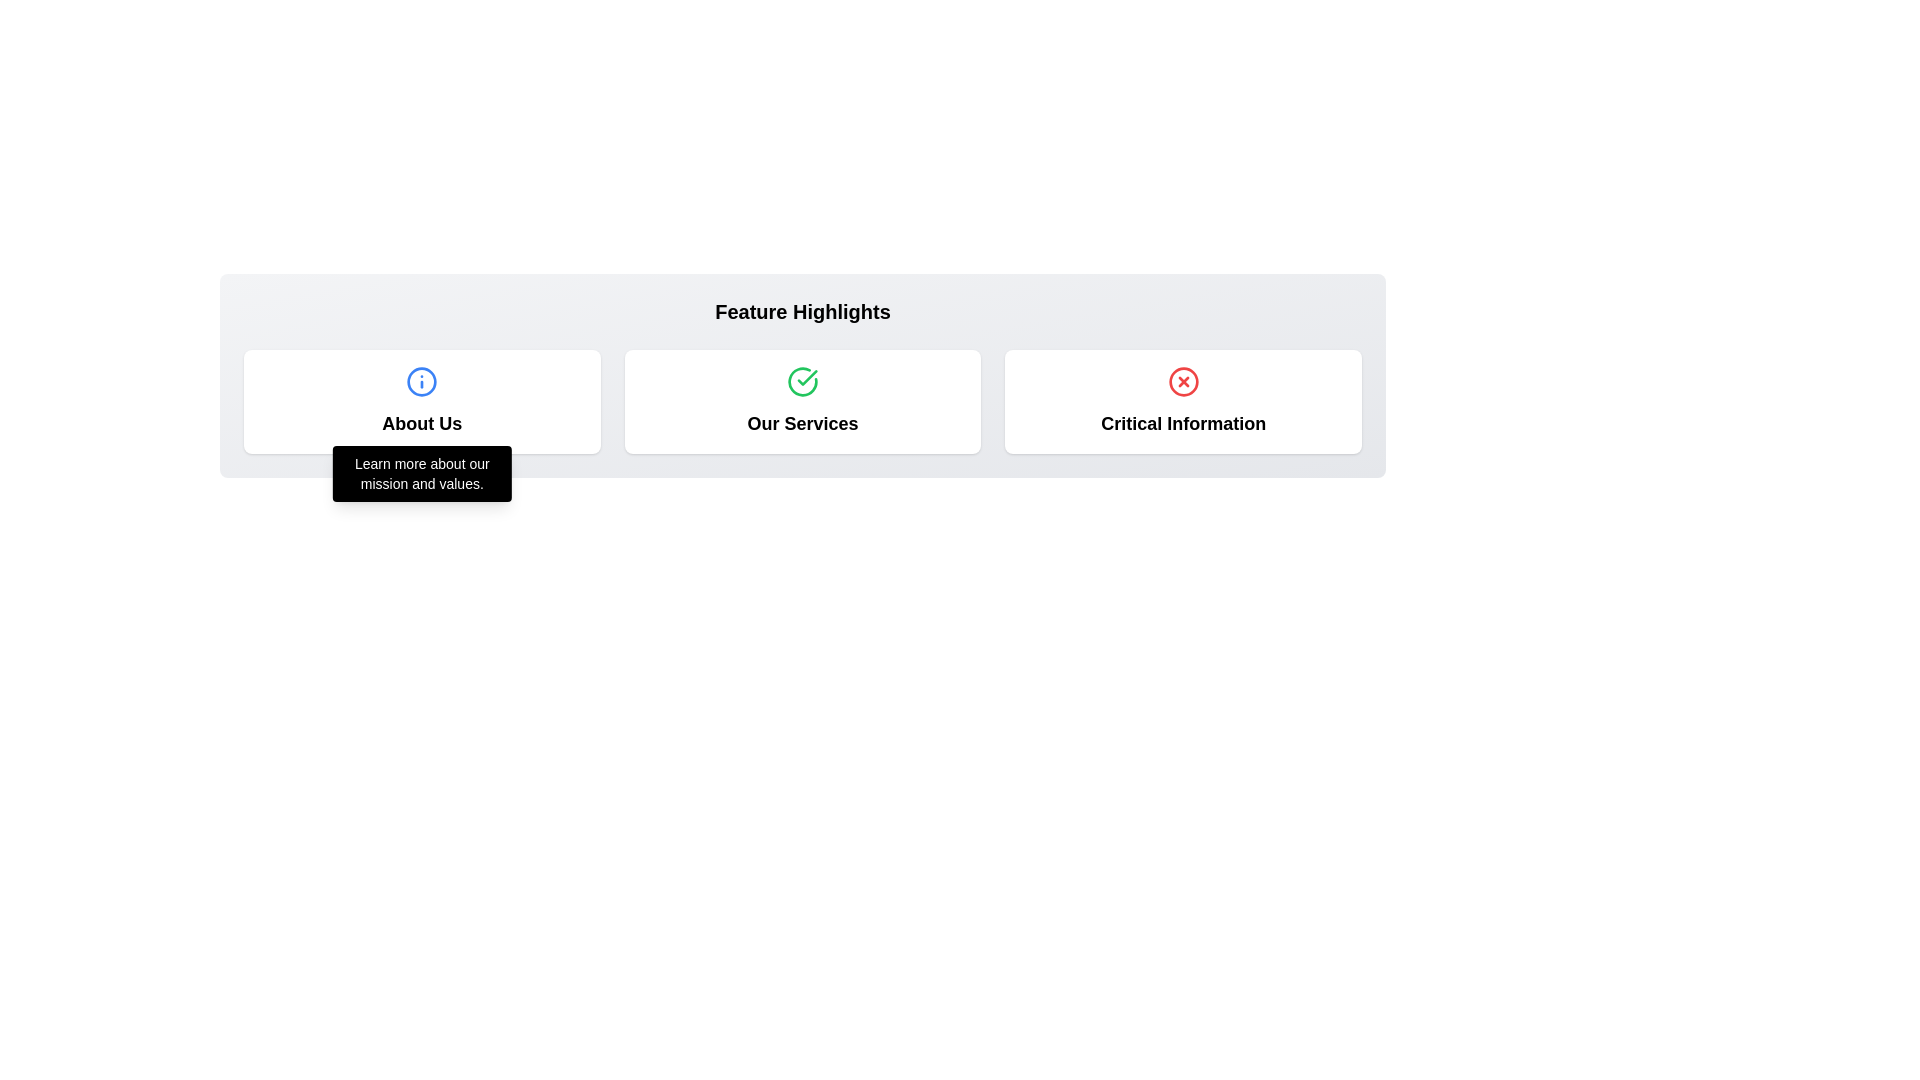  Describe the element at coordinates (421, 381) in the screenshot. I see `the blue information icon with a circular border, located in the 'About Us' section under 'Feature Highlights'` at that location.